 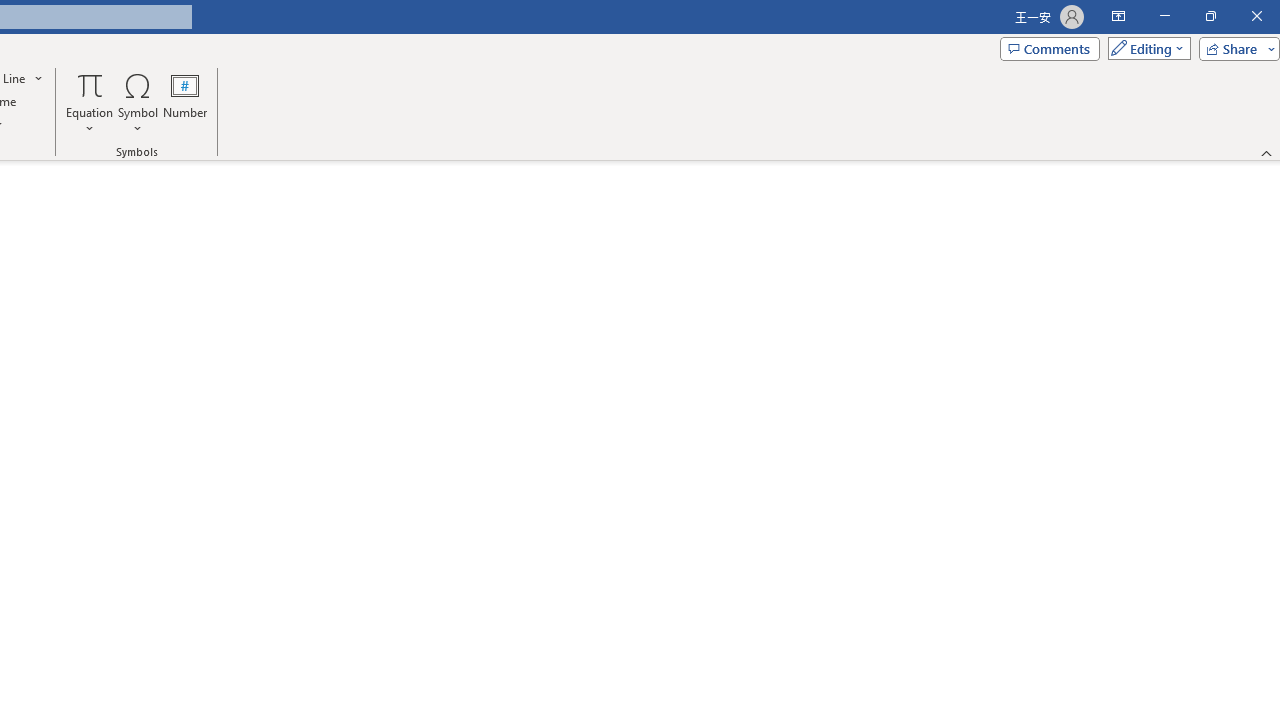 What do you see at coordinates (1048, 47) in the screenshot?
I see `'Comments'` at bounding box center [1048, 47].